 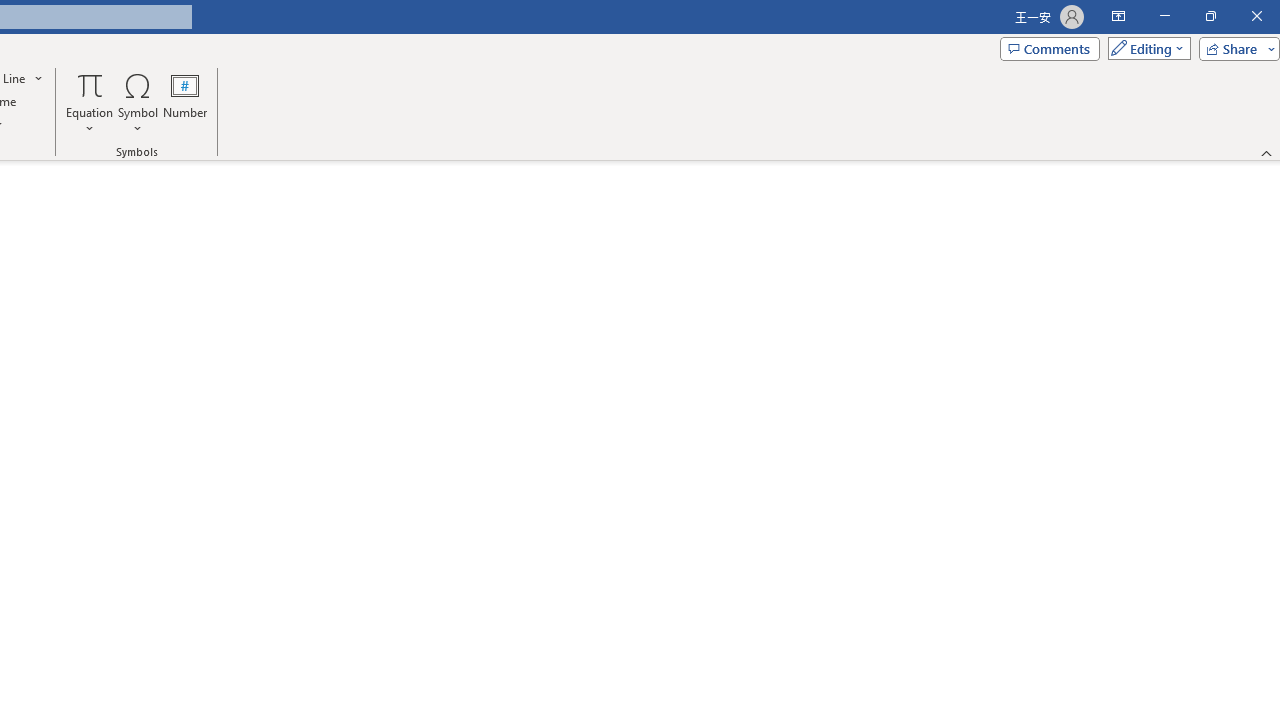 What do you see at coordinates (1048, 47) in the screenshot?
I see `'Comments'` at bounding box center [1048, 47].